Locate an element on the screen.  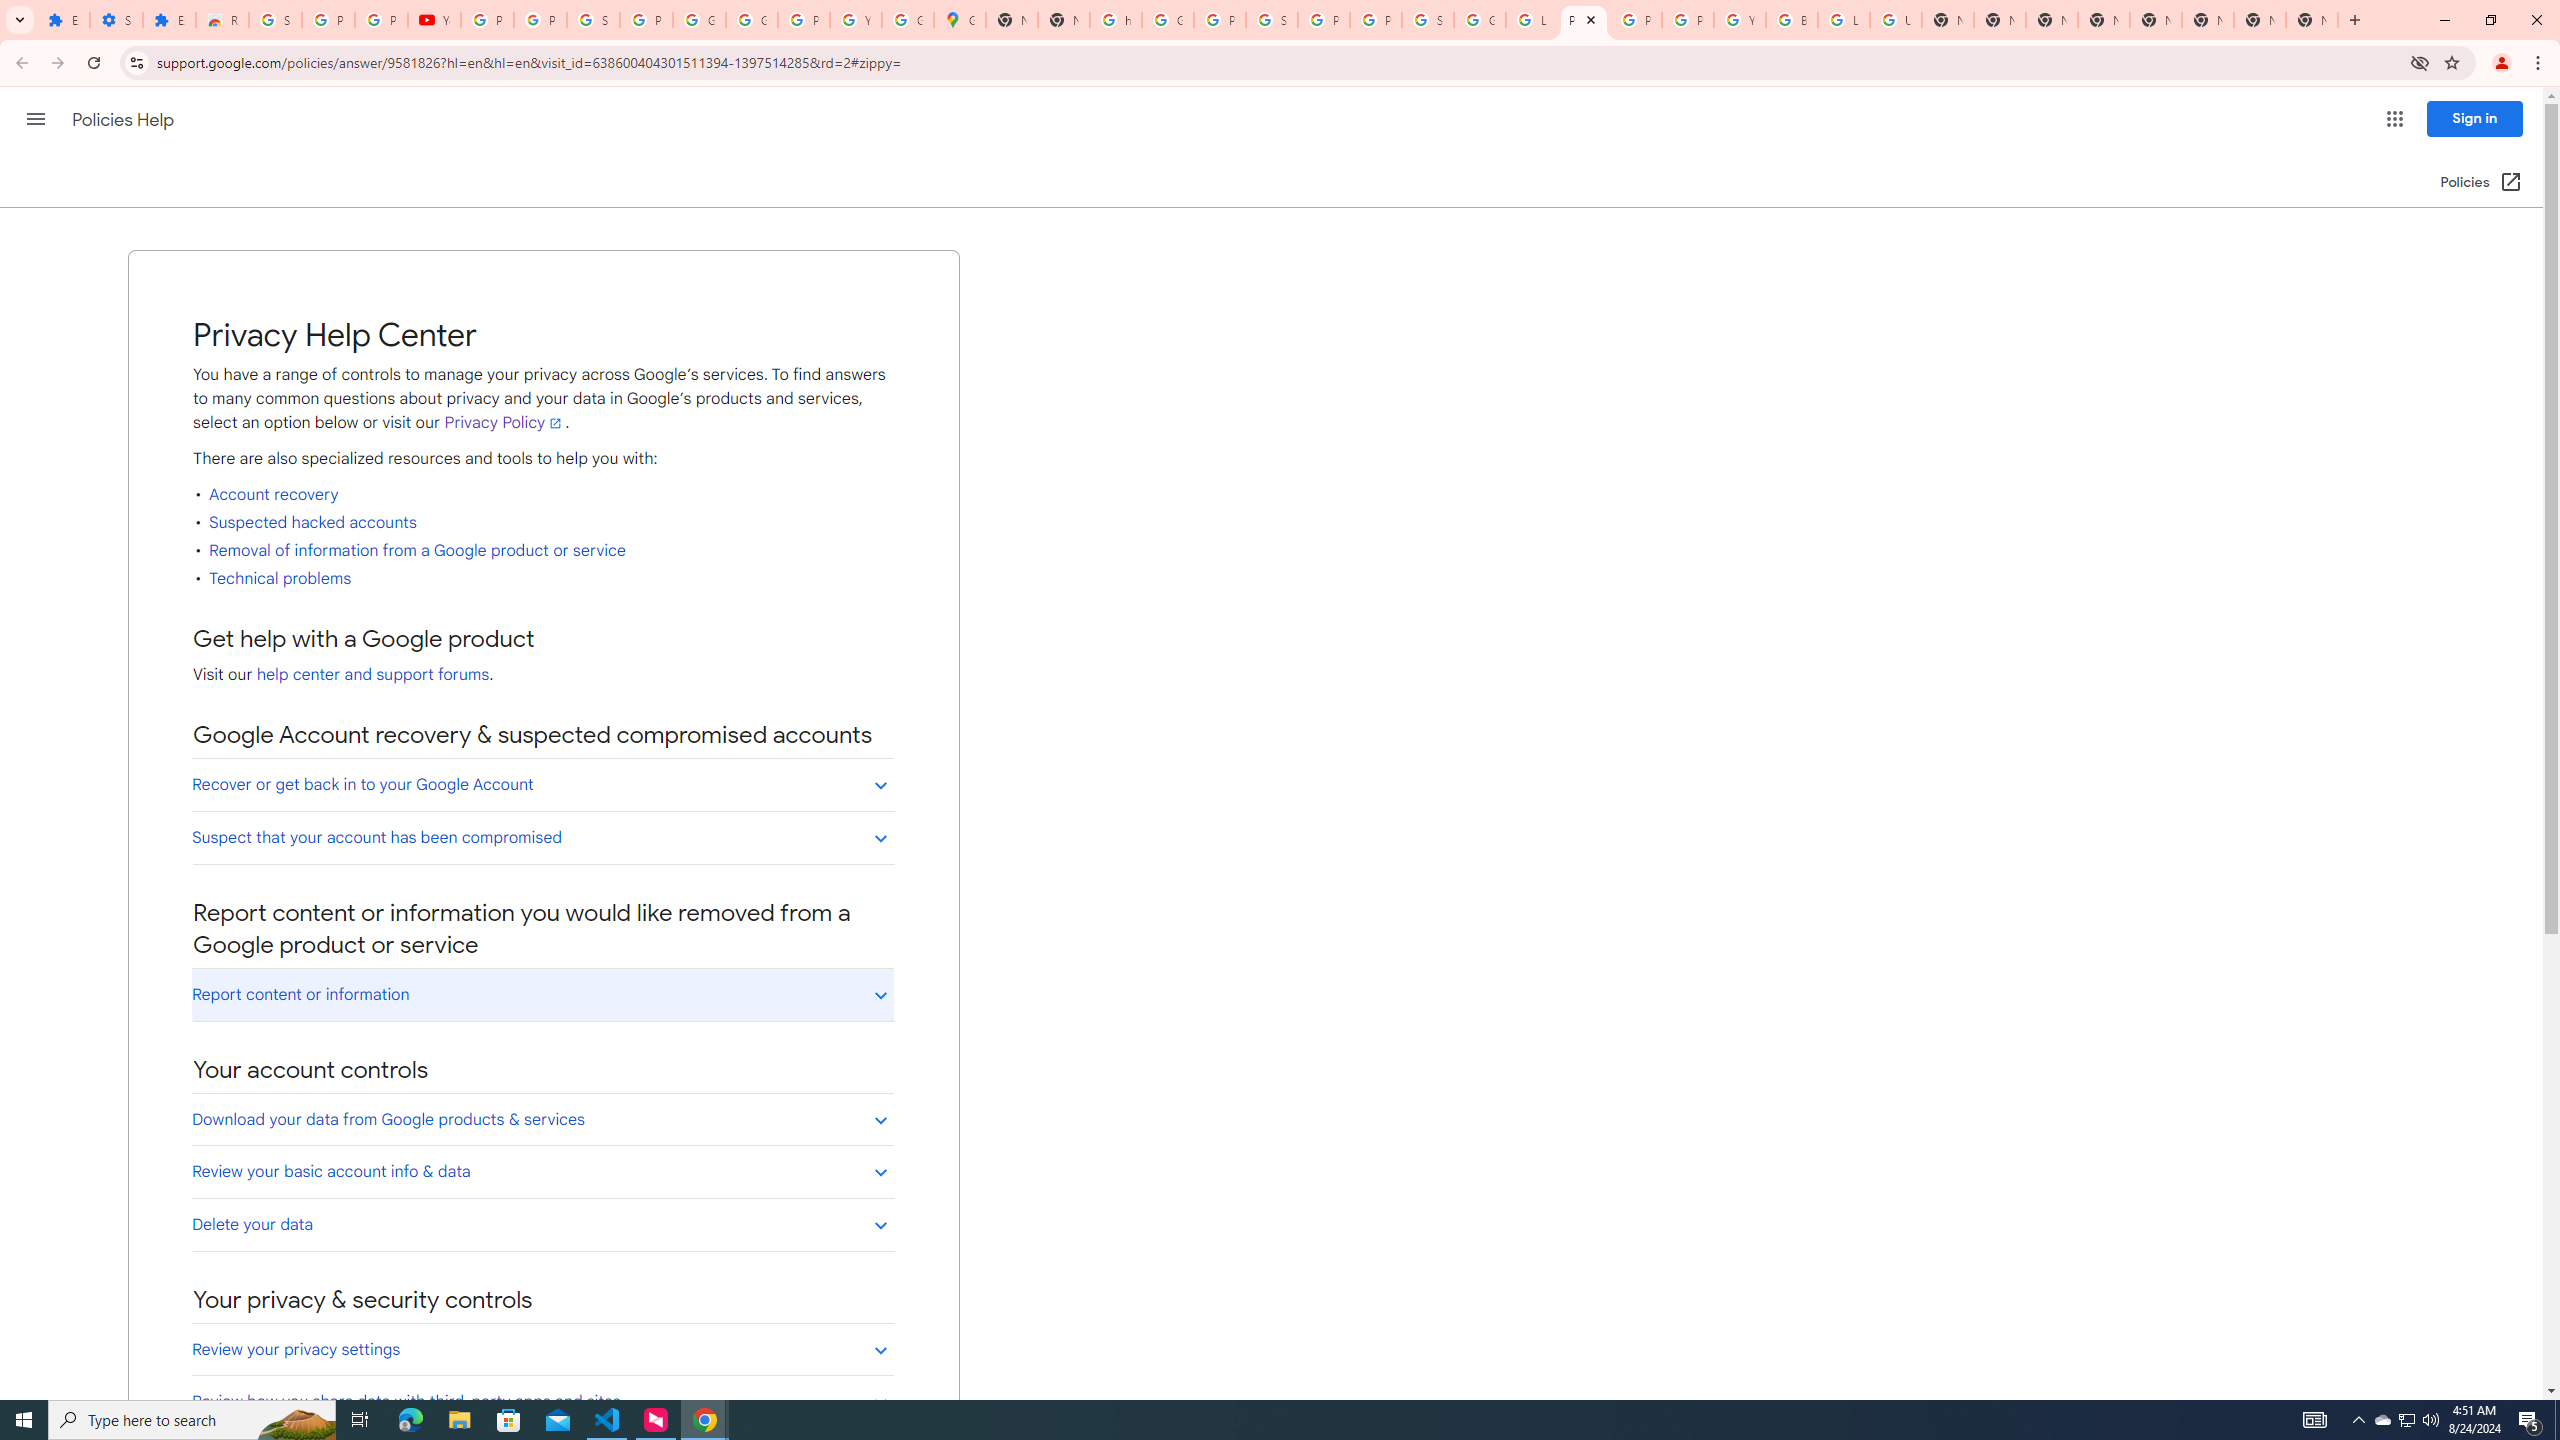
'Privacy Help Center - Policies Help' is located at coordinates (1582, 19).